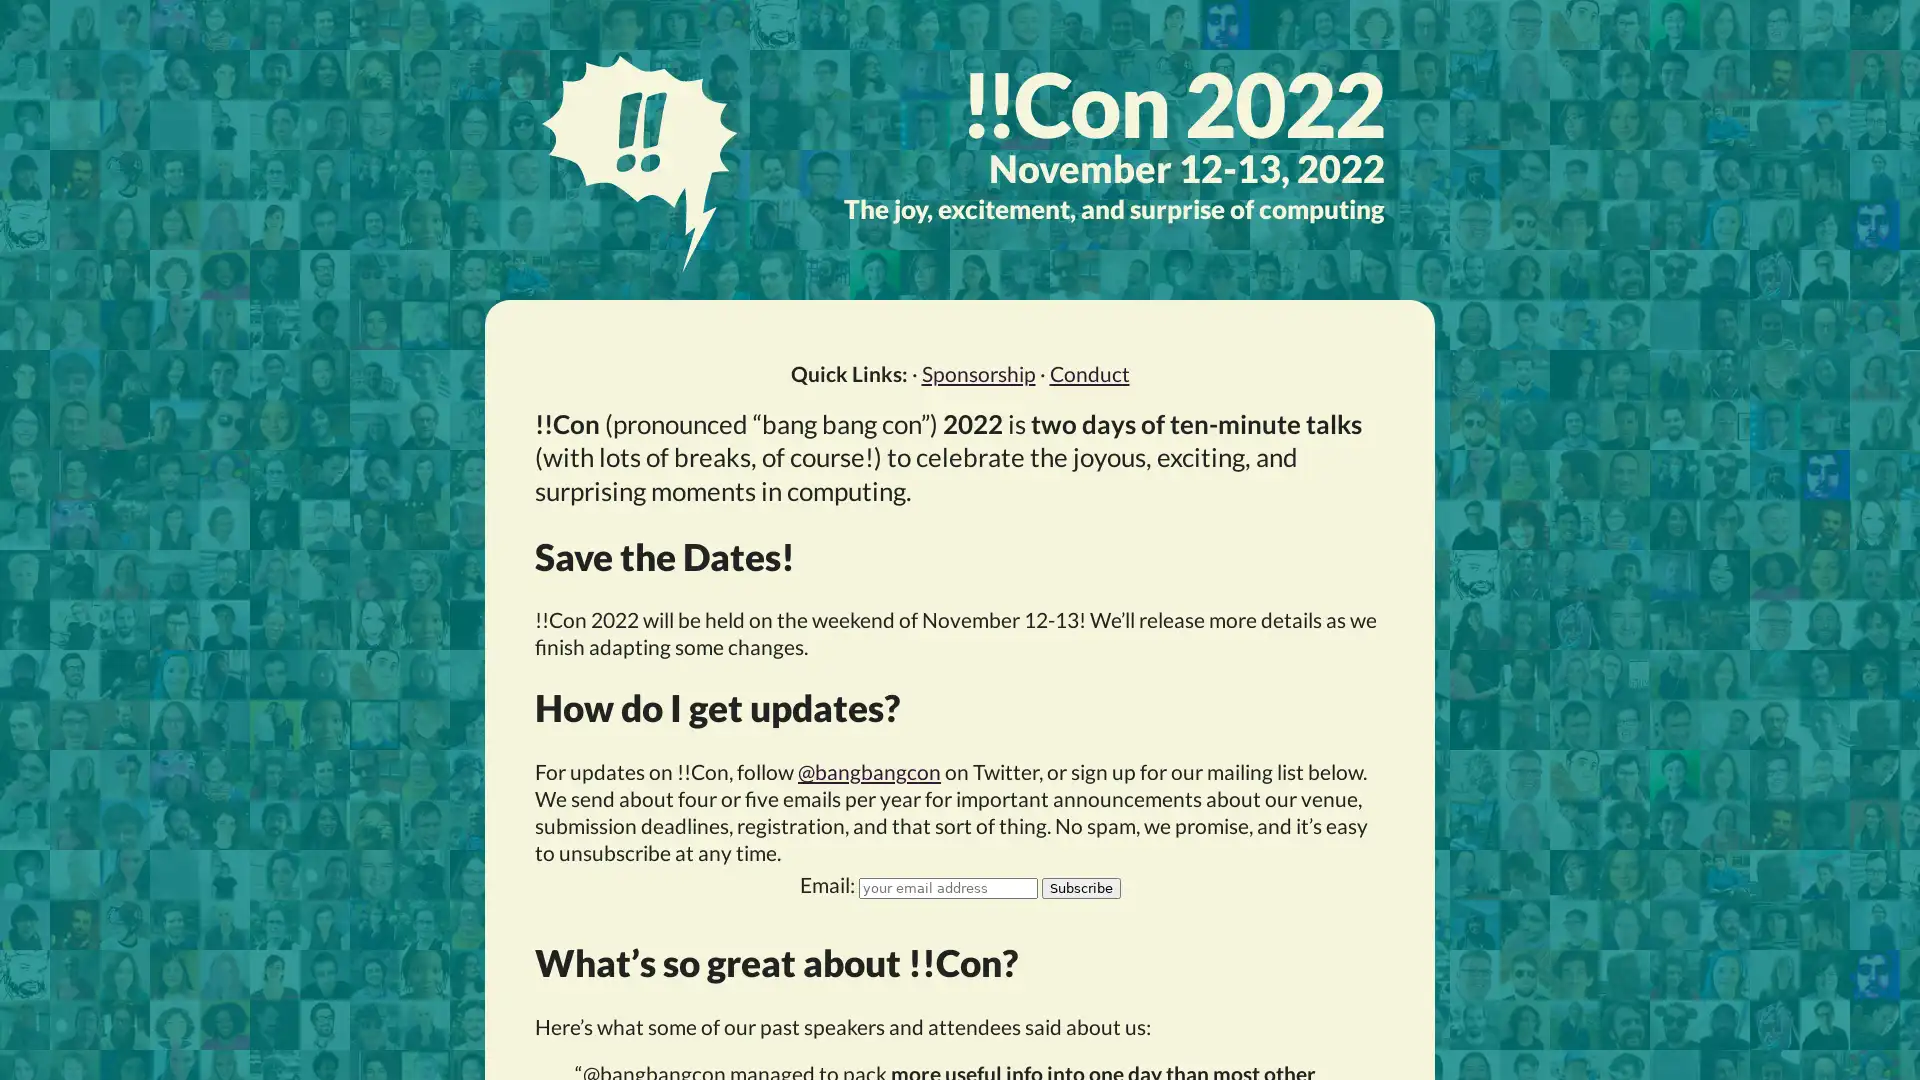 The image size is (1920, 1080). What do you see at coordinates (1079, 886) in the screenshot?
I see `Subscribe` at bounding box center [1079, 886].